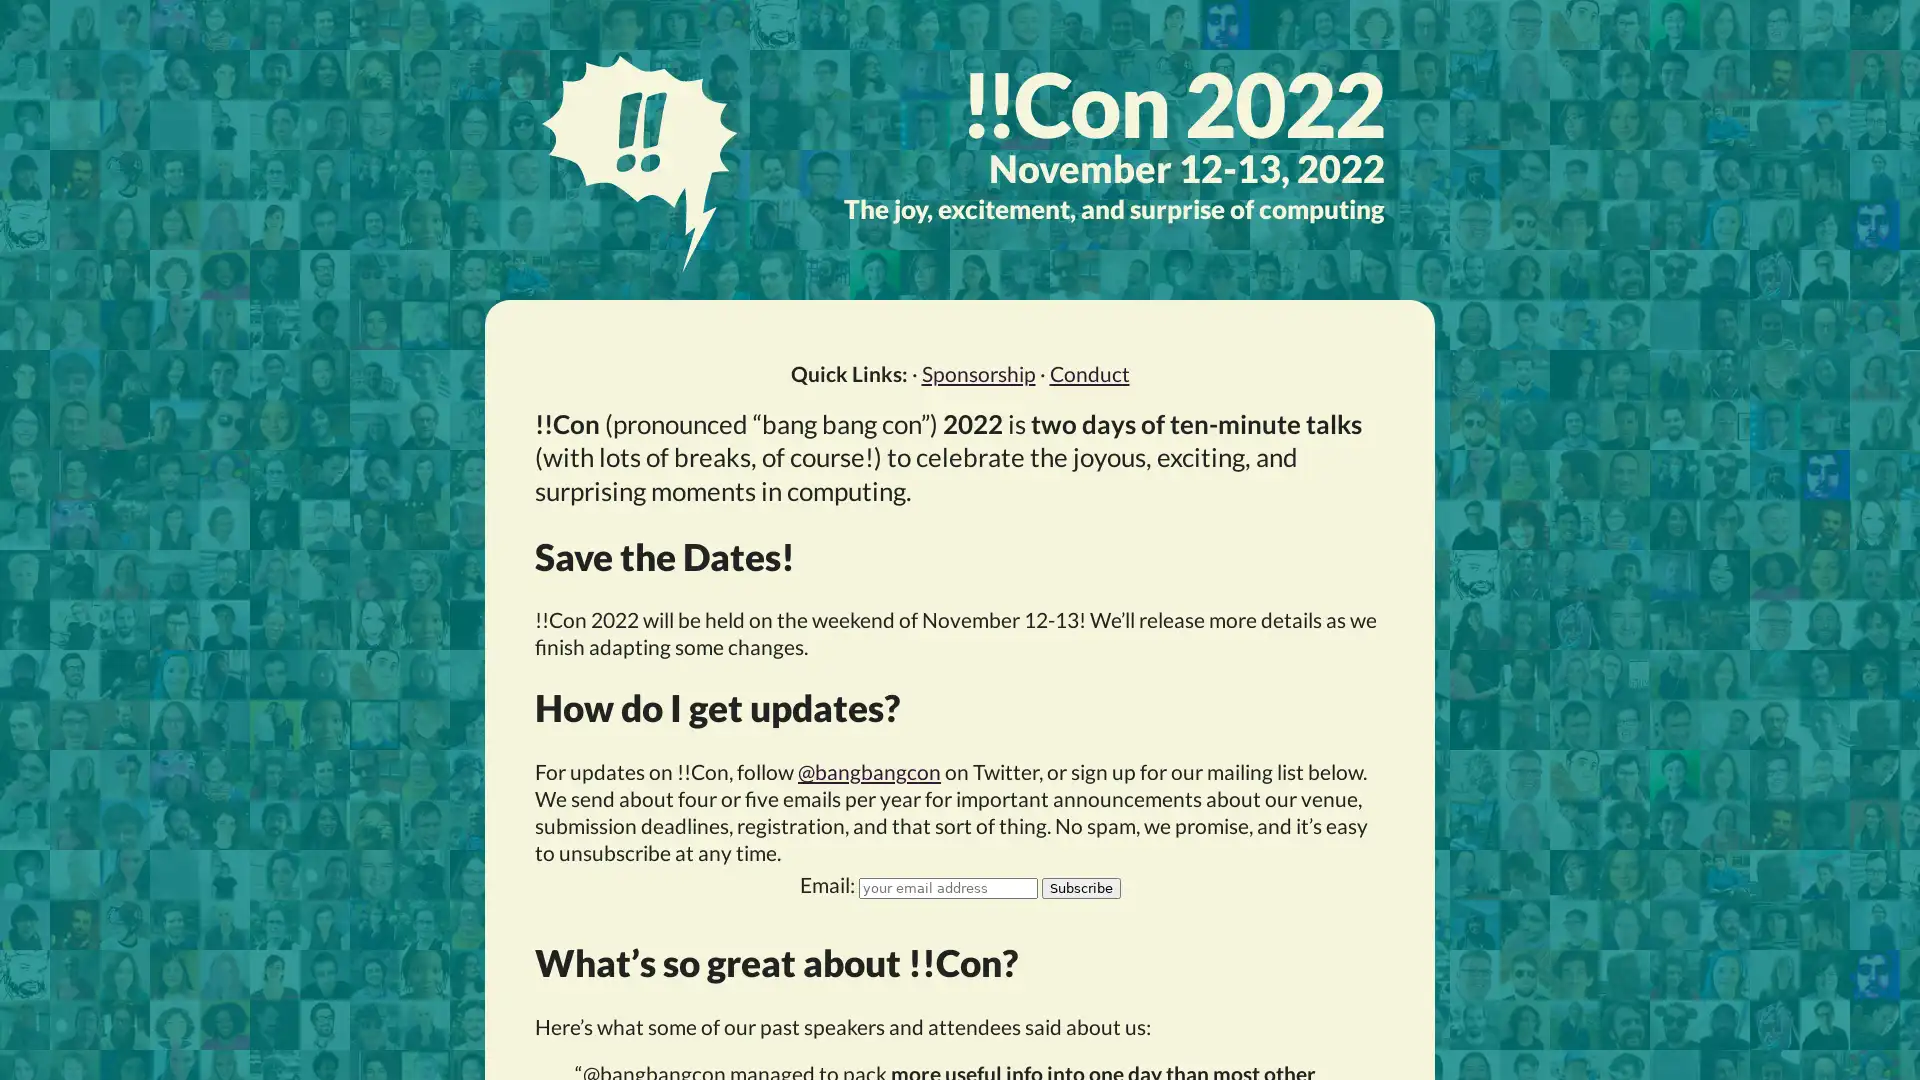 The image size is (1920, 1080). What do you see at coordinates (1079, 886) in the screenshot?
I see `Subscribe` at bounding box center [1079, 886].